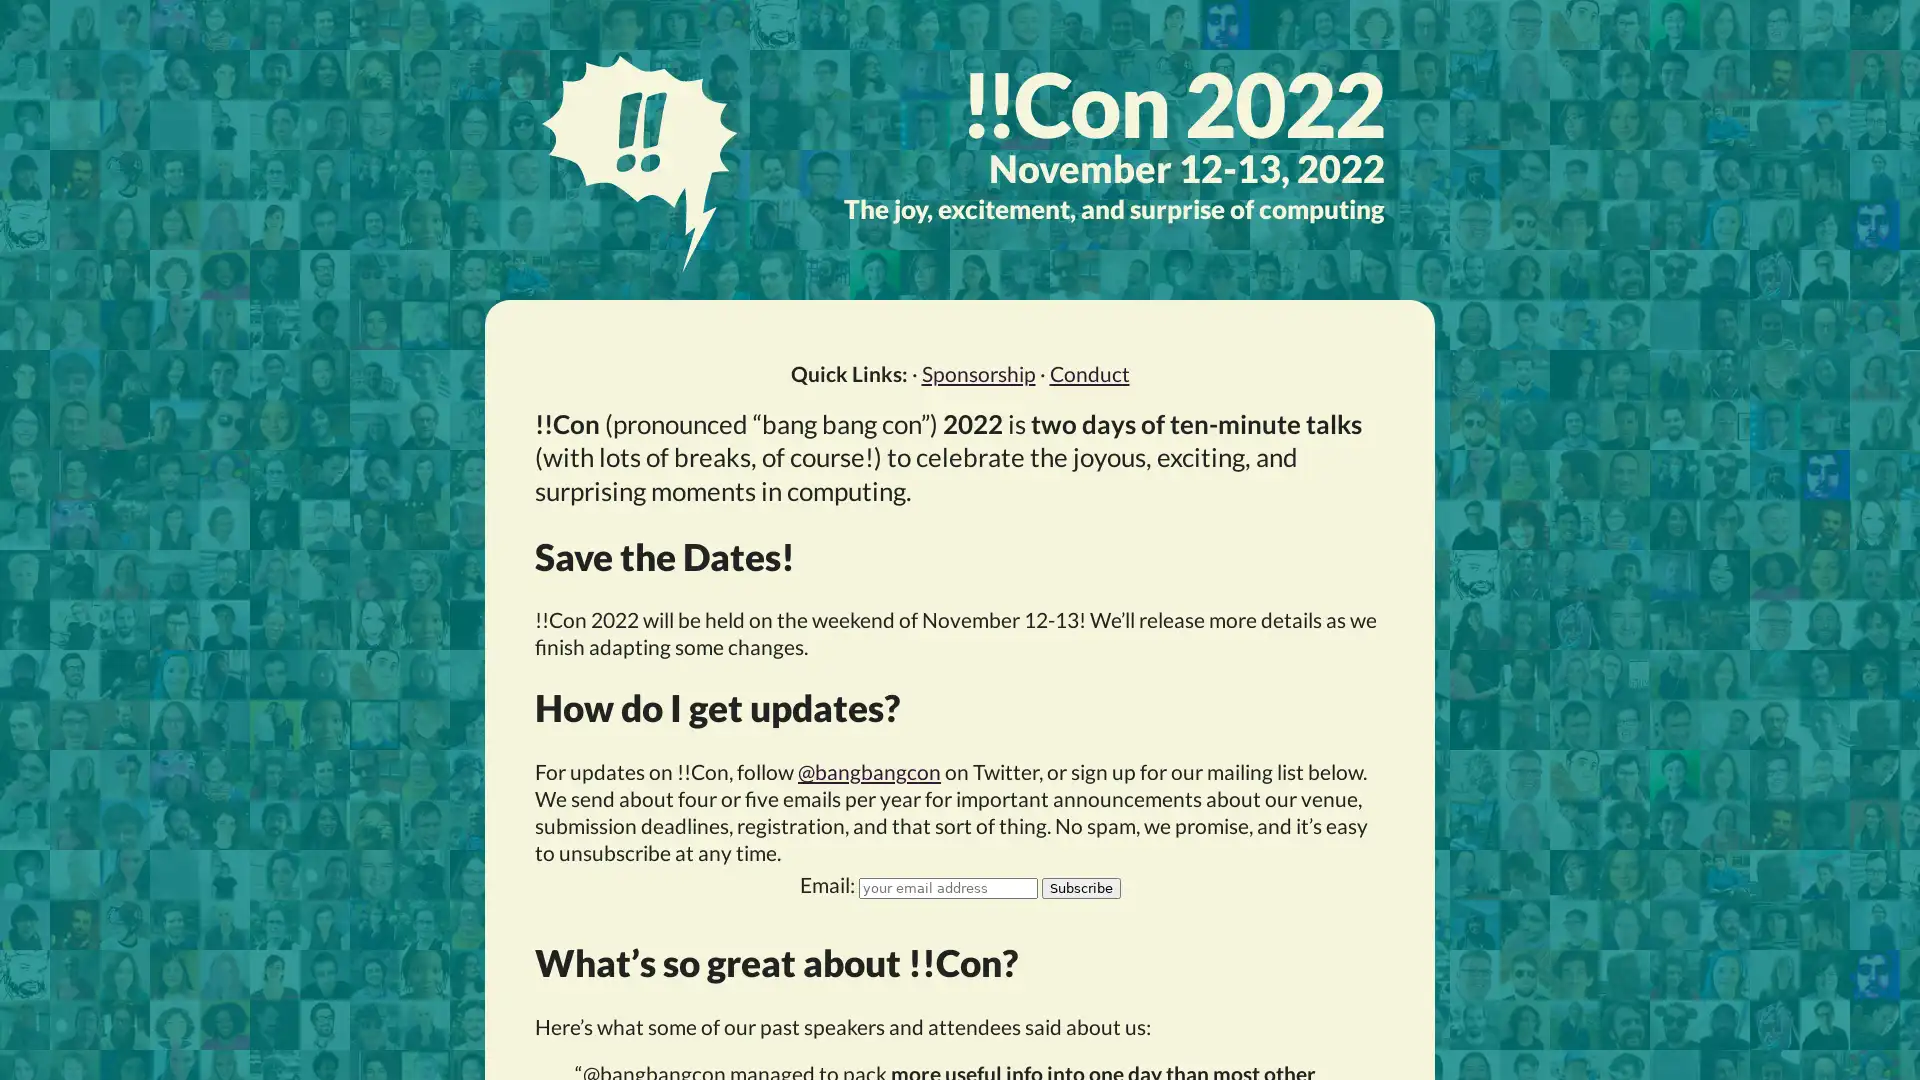 The image size is (1920, 1080). What do you see at coordinates (1079, 886) in the screenshot?
I see `Subscribe` at bounding box center [1079, 886].